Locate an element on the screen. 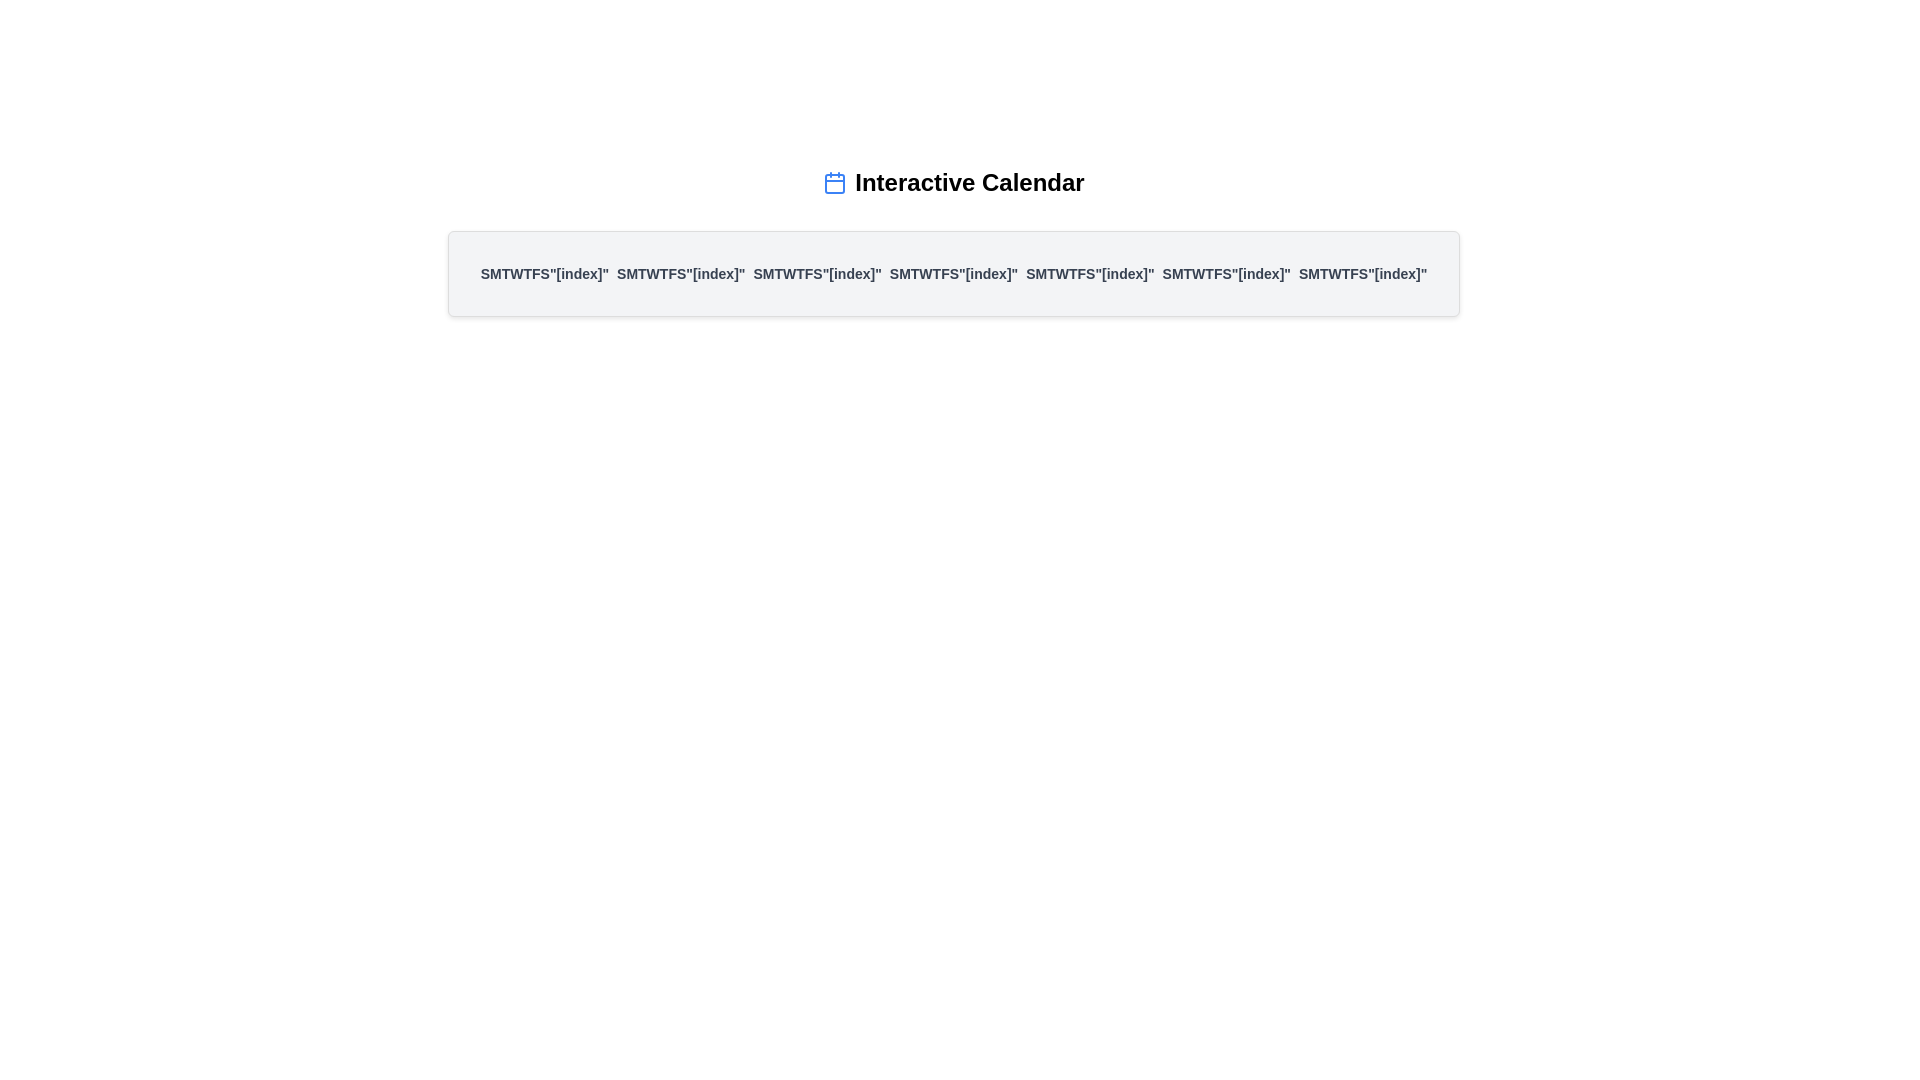 The height and width of the screenshot is (1080, 1920). the blue and white square component of the calendar icon that is centrally located within the calendar graphic, which serves as a visual marker to the left of the title 'Interactive Calendar' is located at coordinates (835, 184).